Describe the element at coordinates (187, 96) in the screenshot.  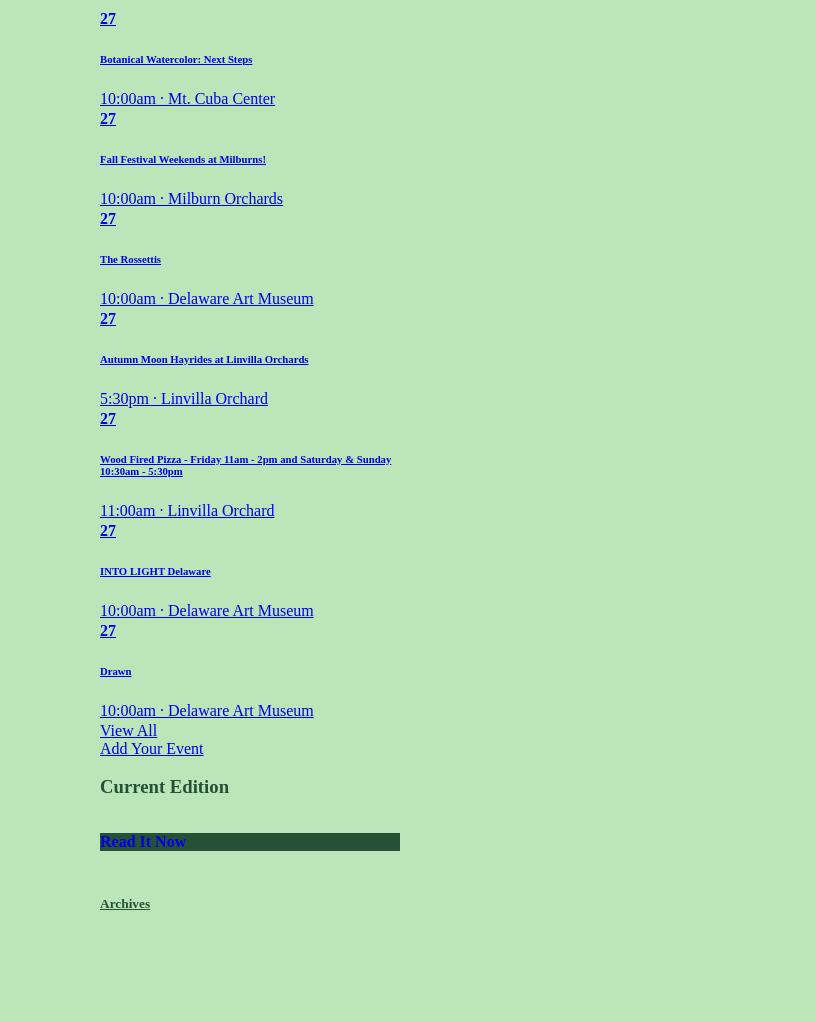
I see `'10:00am
·
Mt. Cuba Center'` at that location.